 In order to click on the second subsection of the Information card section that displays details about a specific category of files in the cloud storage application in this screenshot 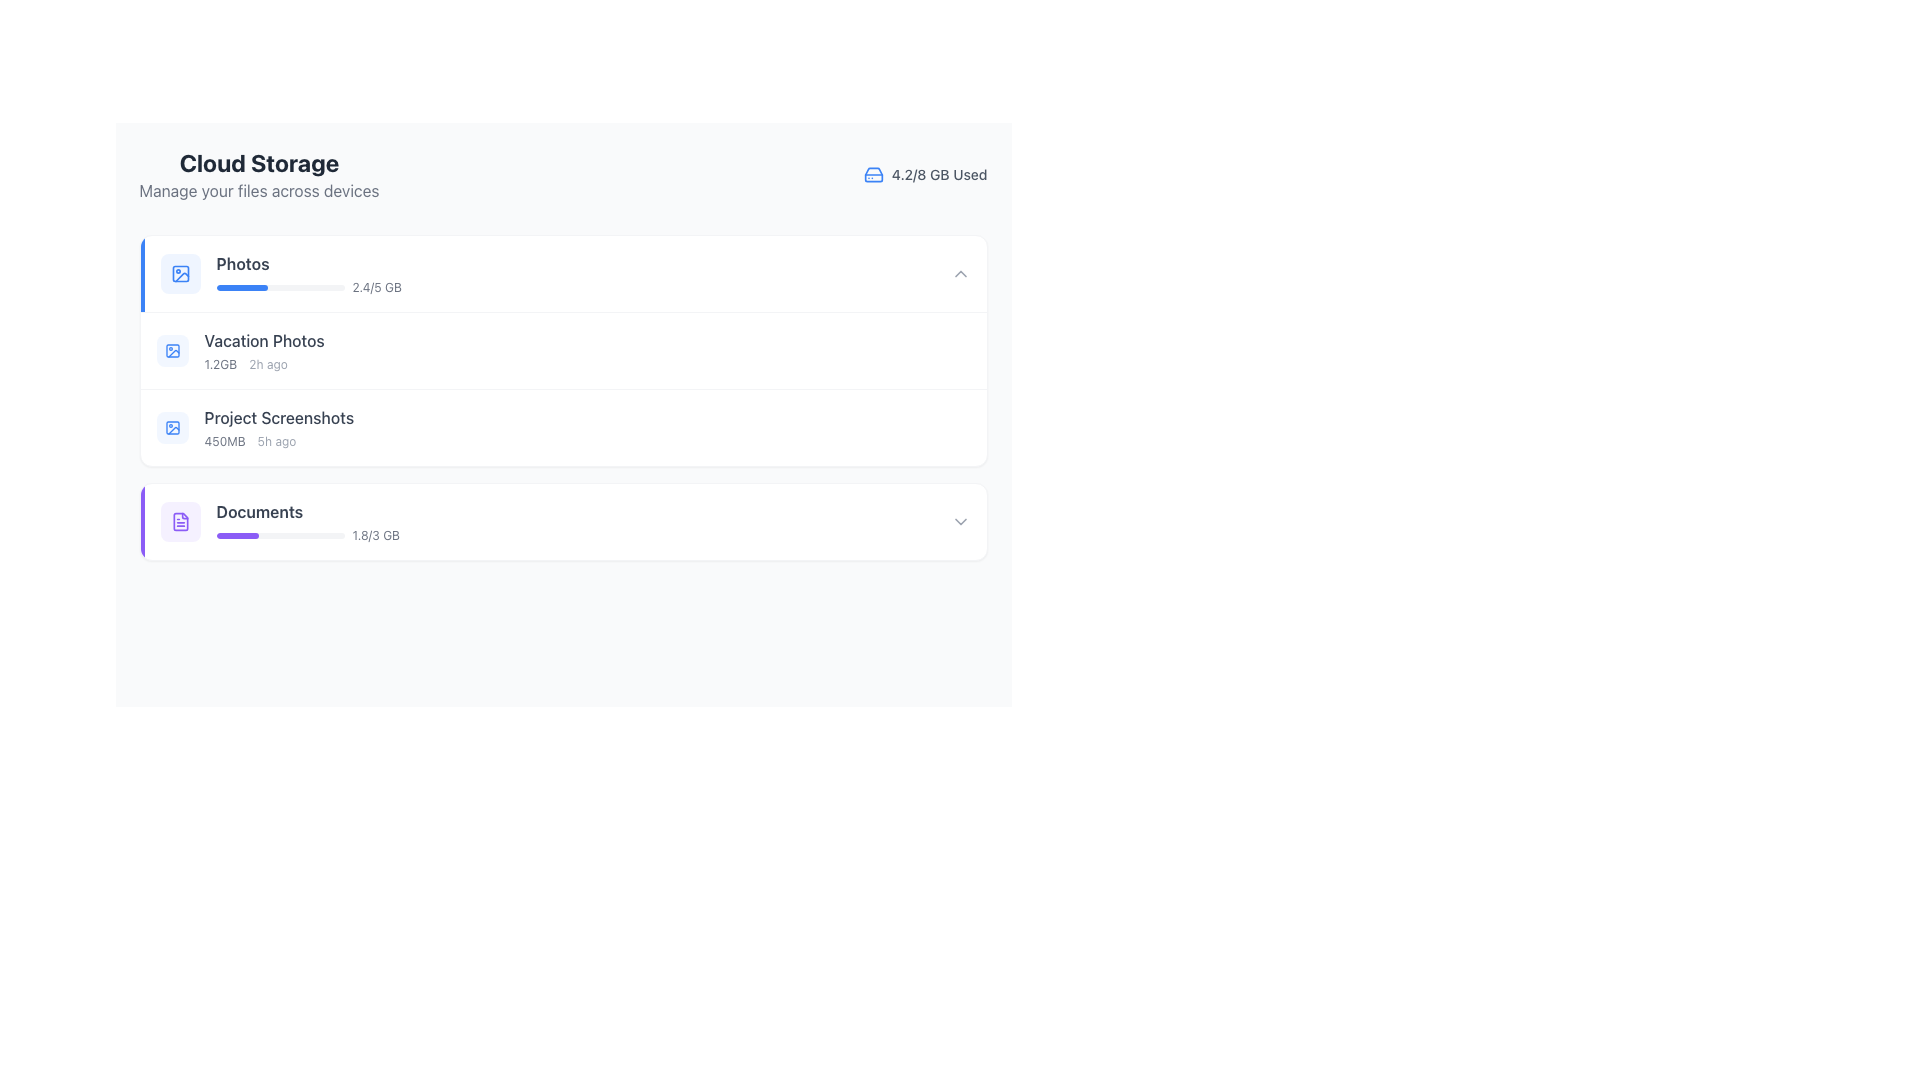, I will do `click(562, 350)`.